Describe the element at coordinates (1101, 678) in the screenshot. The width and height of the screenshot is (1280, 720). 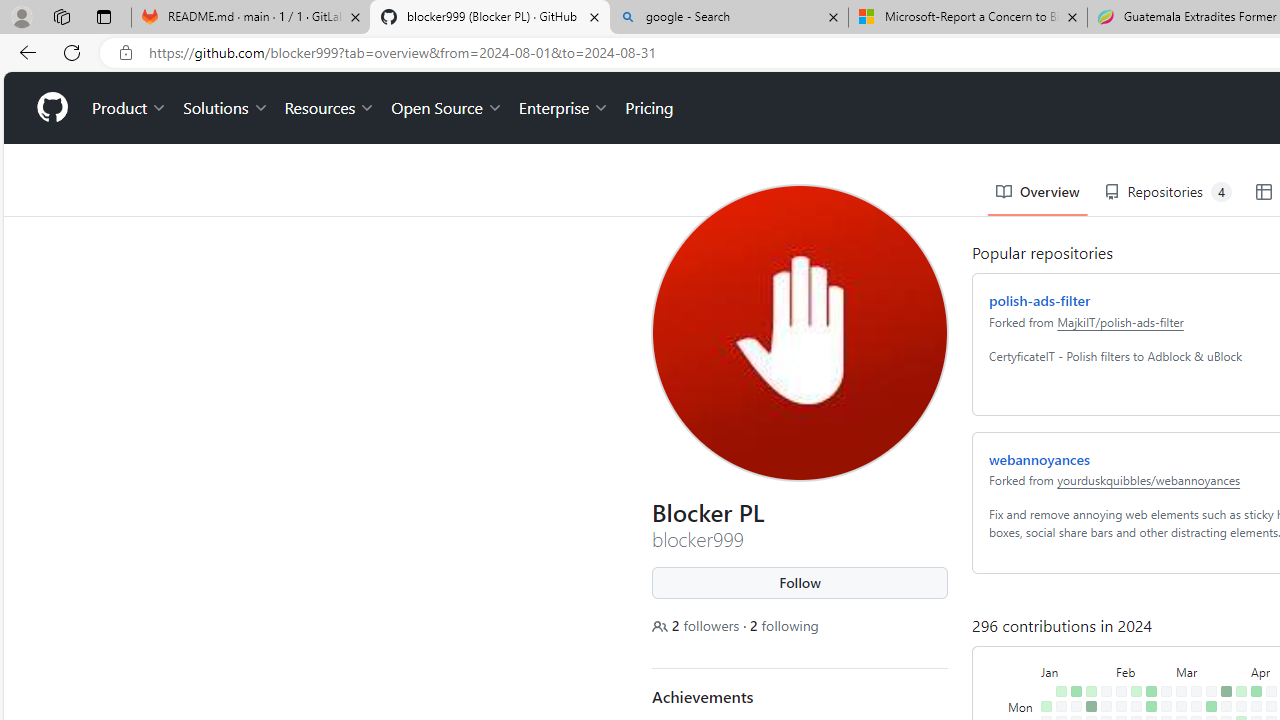
I see `'No contributions on February 1st.'` at that location.